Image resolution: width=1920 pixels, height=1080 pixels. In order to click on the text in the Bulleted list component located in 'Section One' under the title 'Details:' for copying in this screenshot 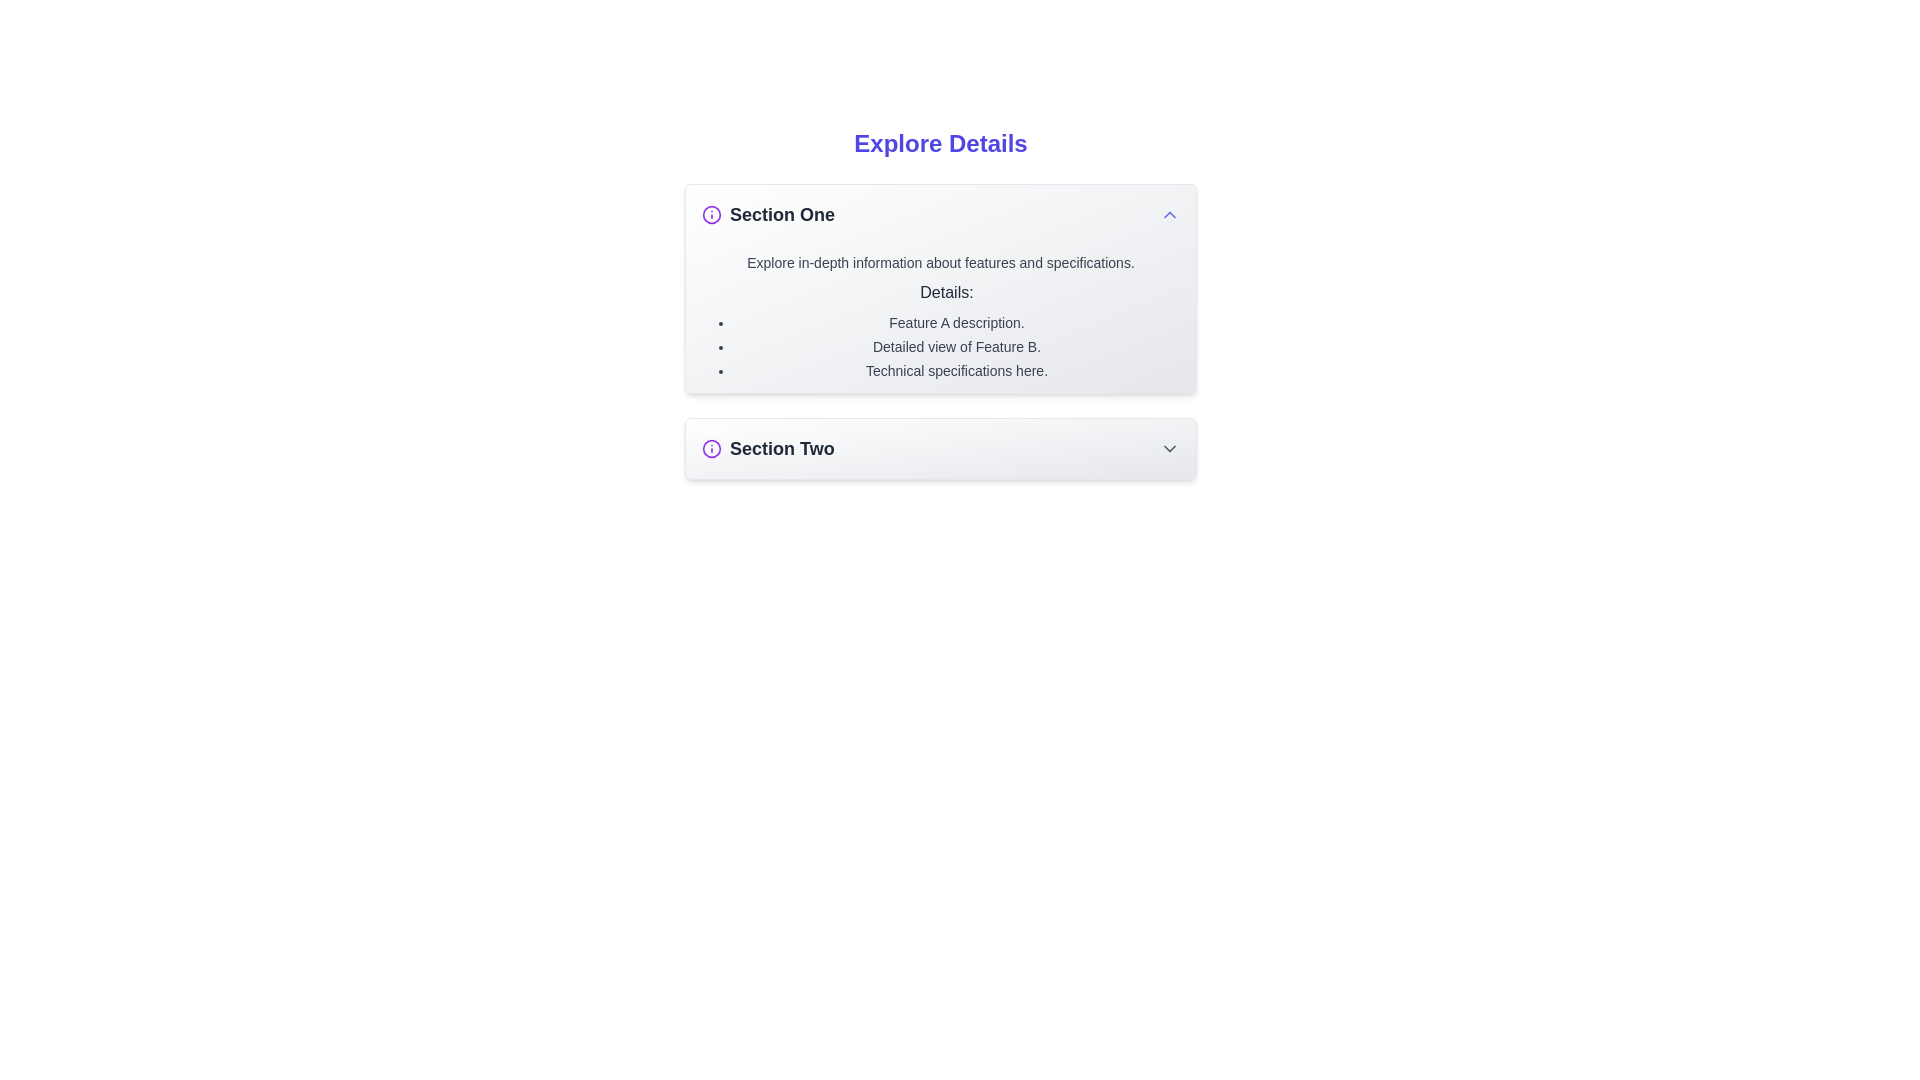, I will do `click(955, 343)`.